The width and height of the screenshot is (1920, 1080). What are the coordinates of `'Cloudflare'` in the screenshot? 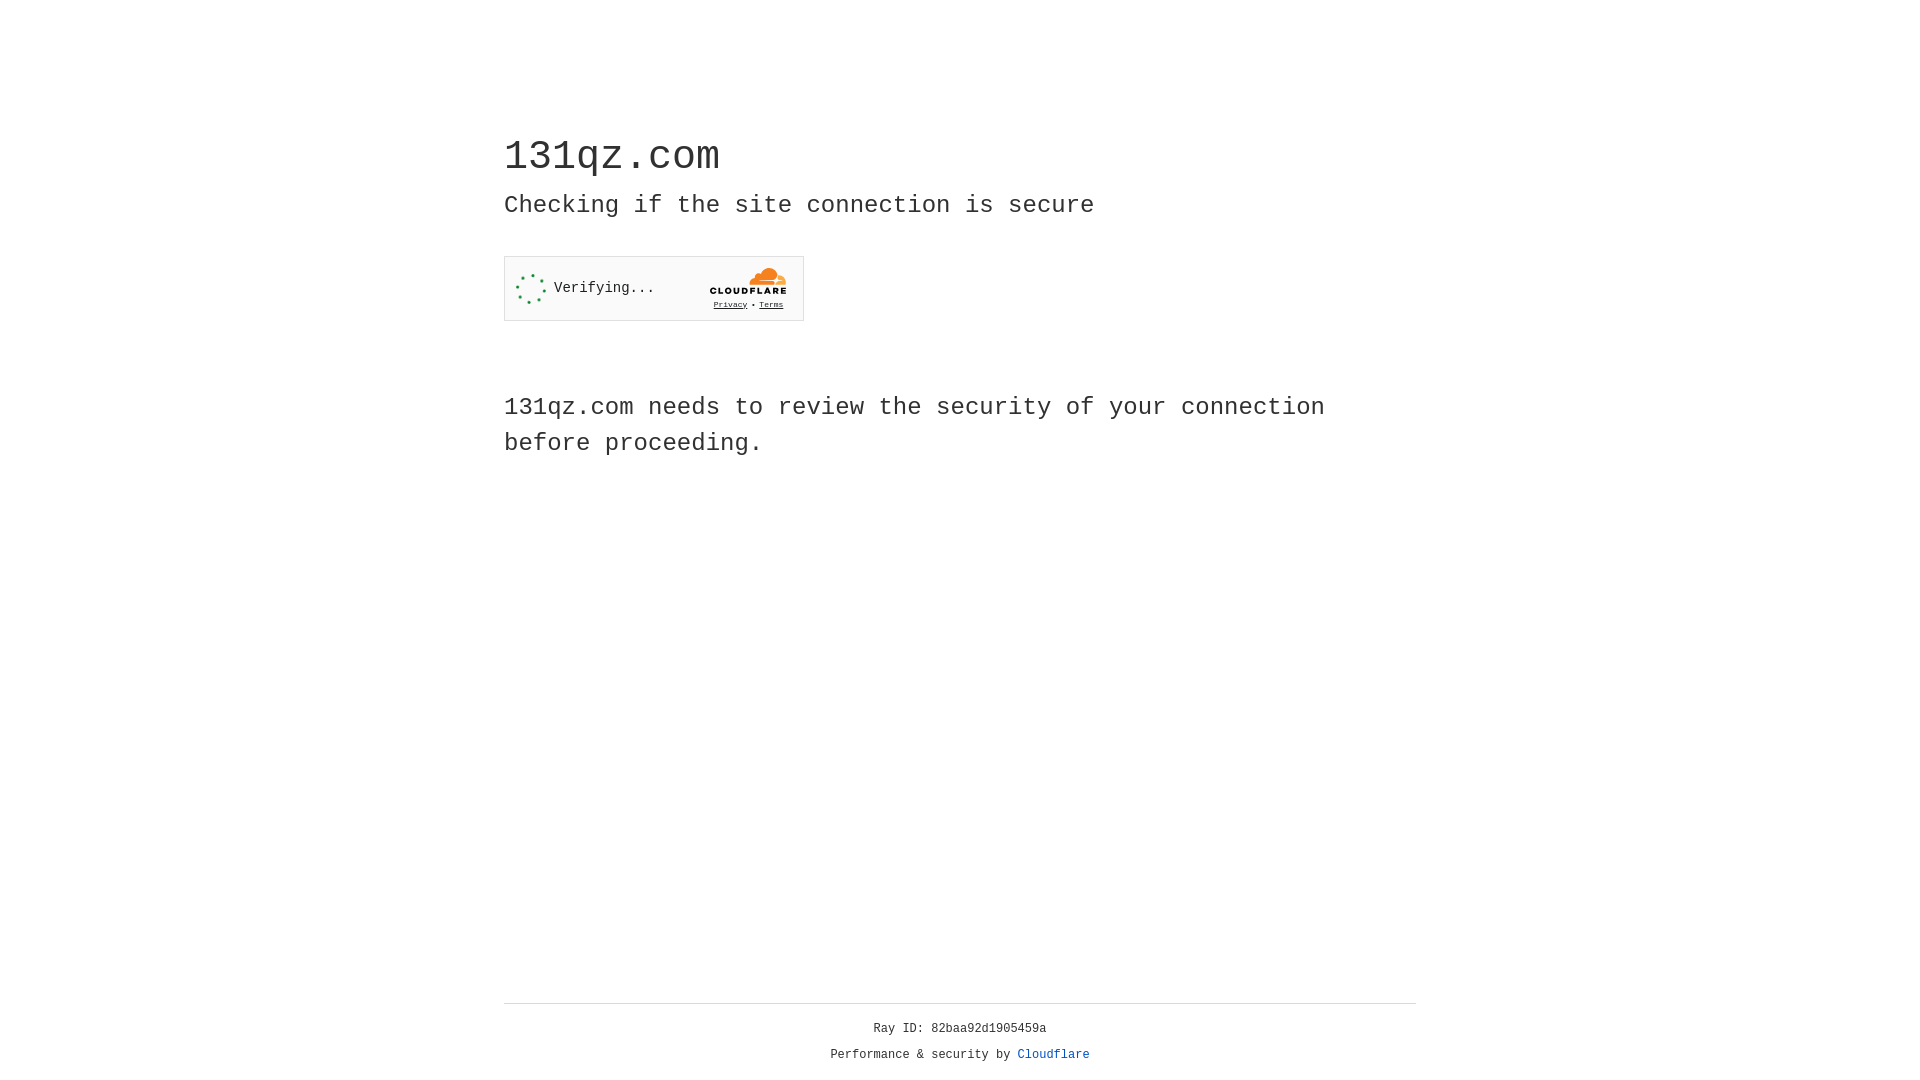 It's located at (1053, 1054).